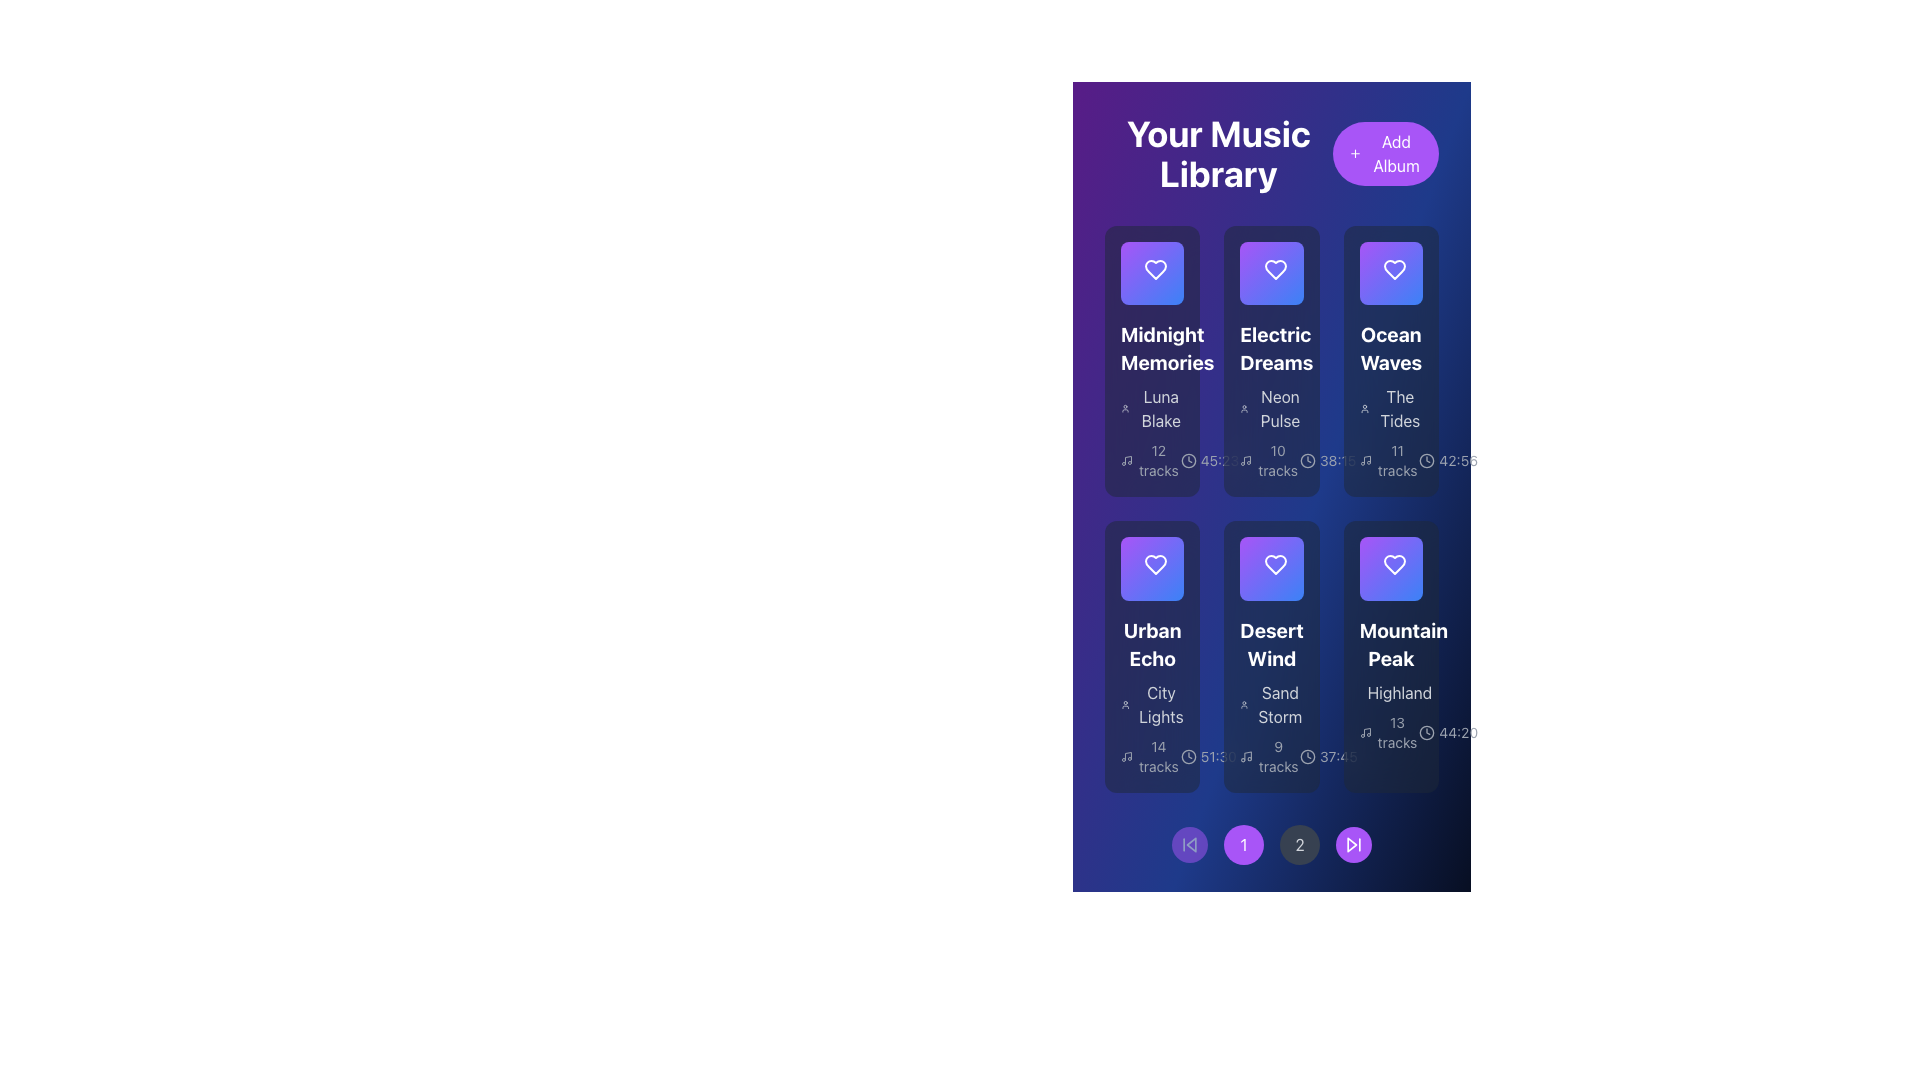  Describe the element at coordinates (1390, 656) in the screenshot. I see `the sixth Album Card in the 'Your Music Library' section to interact with the album` at that location.